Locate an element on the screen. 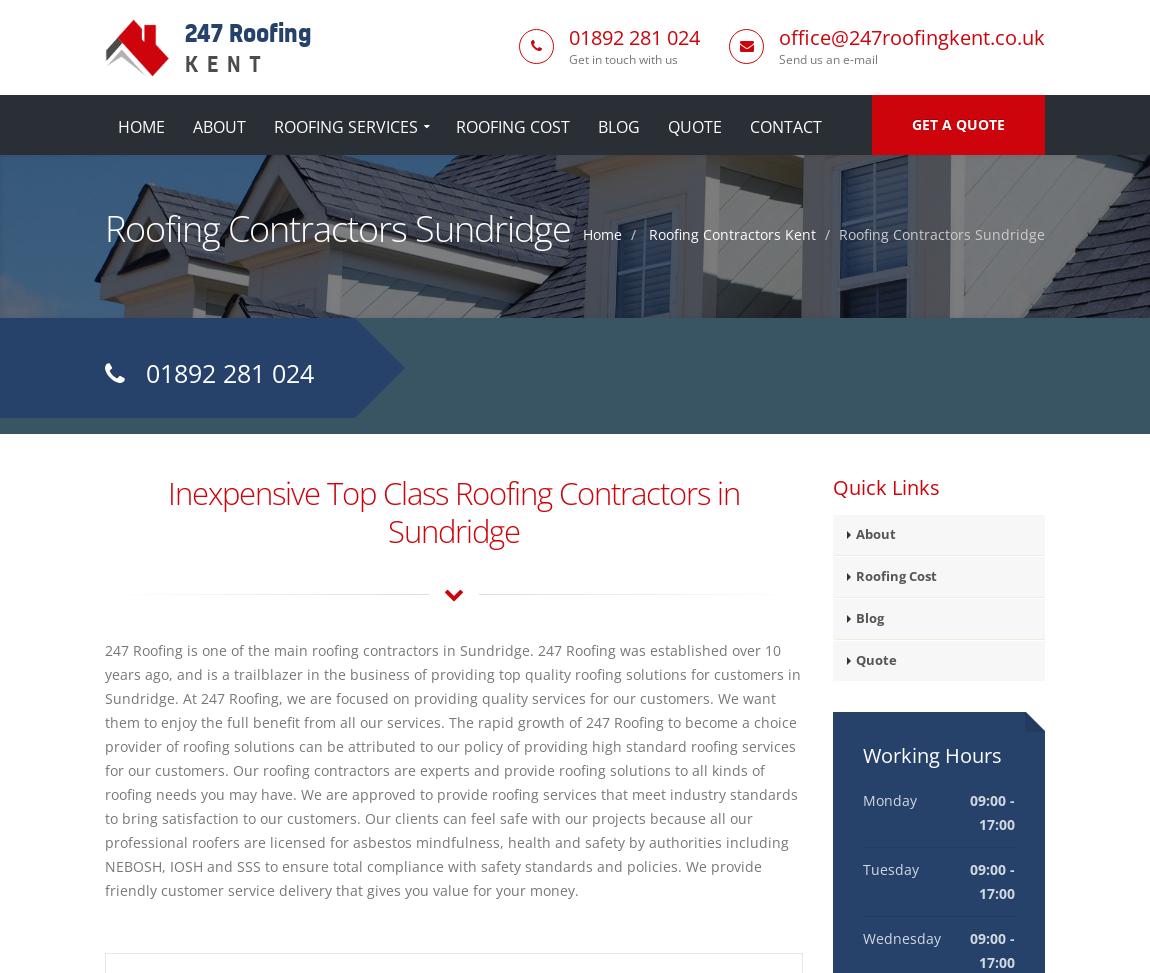 The width and height of the screenshot is (1150, 973). 'Get in touch with us' is located at coordinates (622, 58).